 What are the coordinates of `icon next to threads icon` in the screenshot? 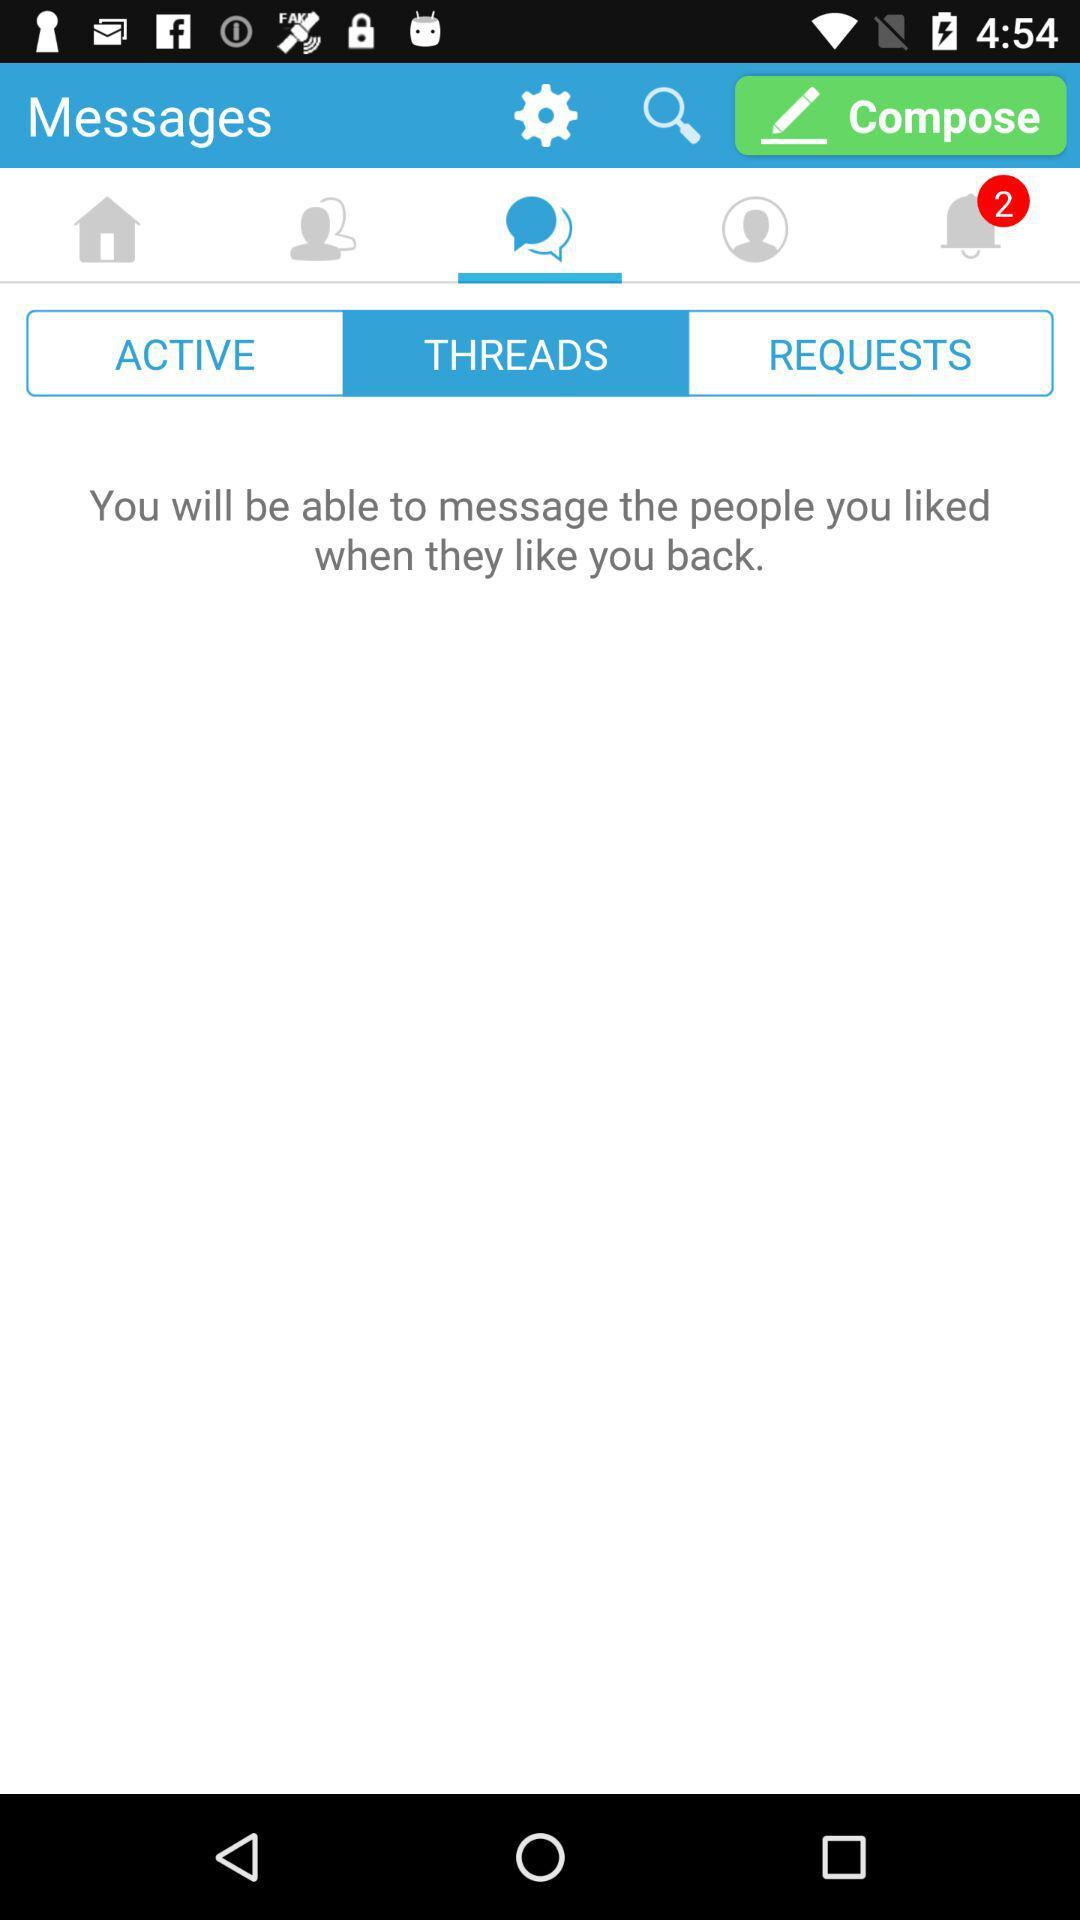 It's located at (185, 353).